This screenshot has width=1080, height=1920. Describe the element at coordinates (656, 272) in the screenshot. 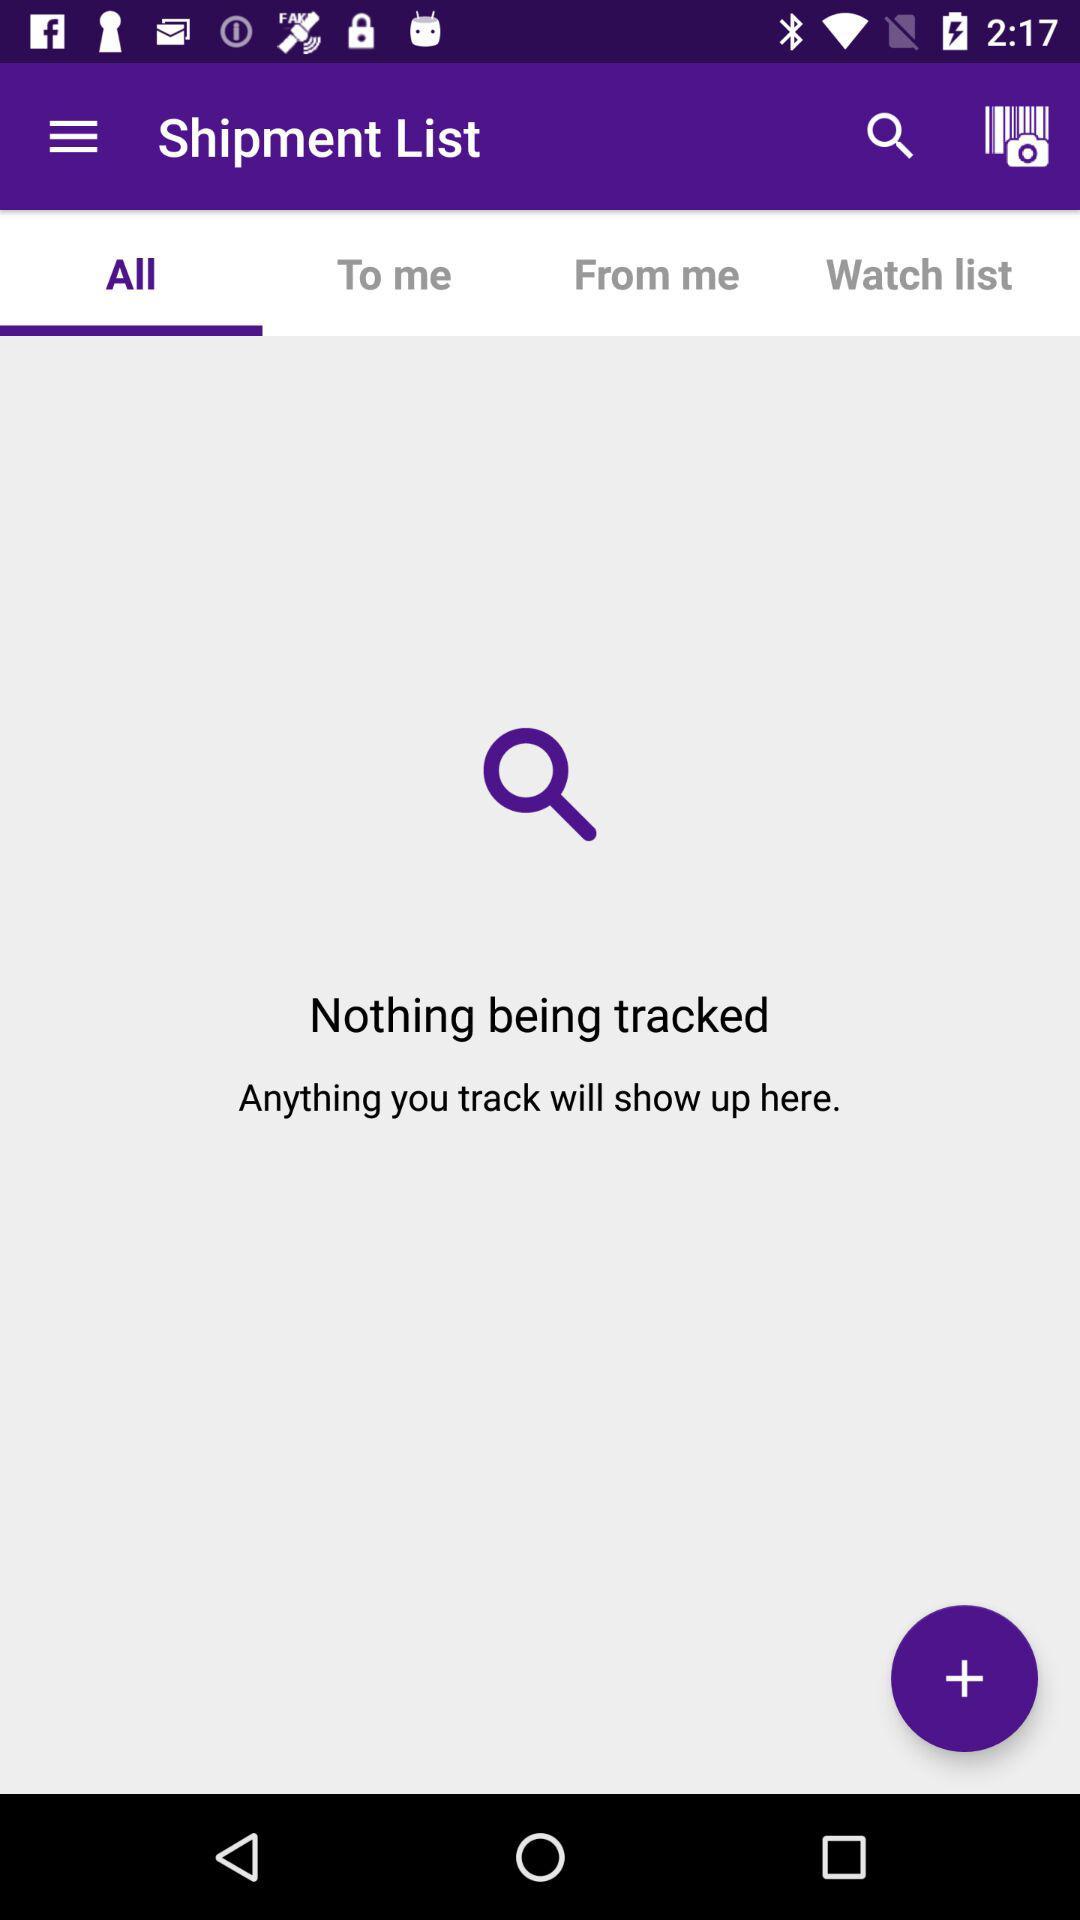

I see `the app to the left of the watch list item` at that location.